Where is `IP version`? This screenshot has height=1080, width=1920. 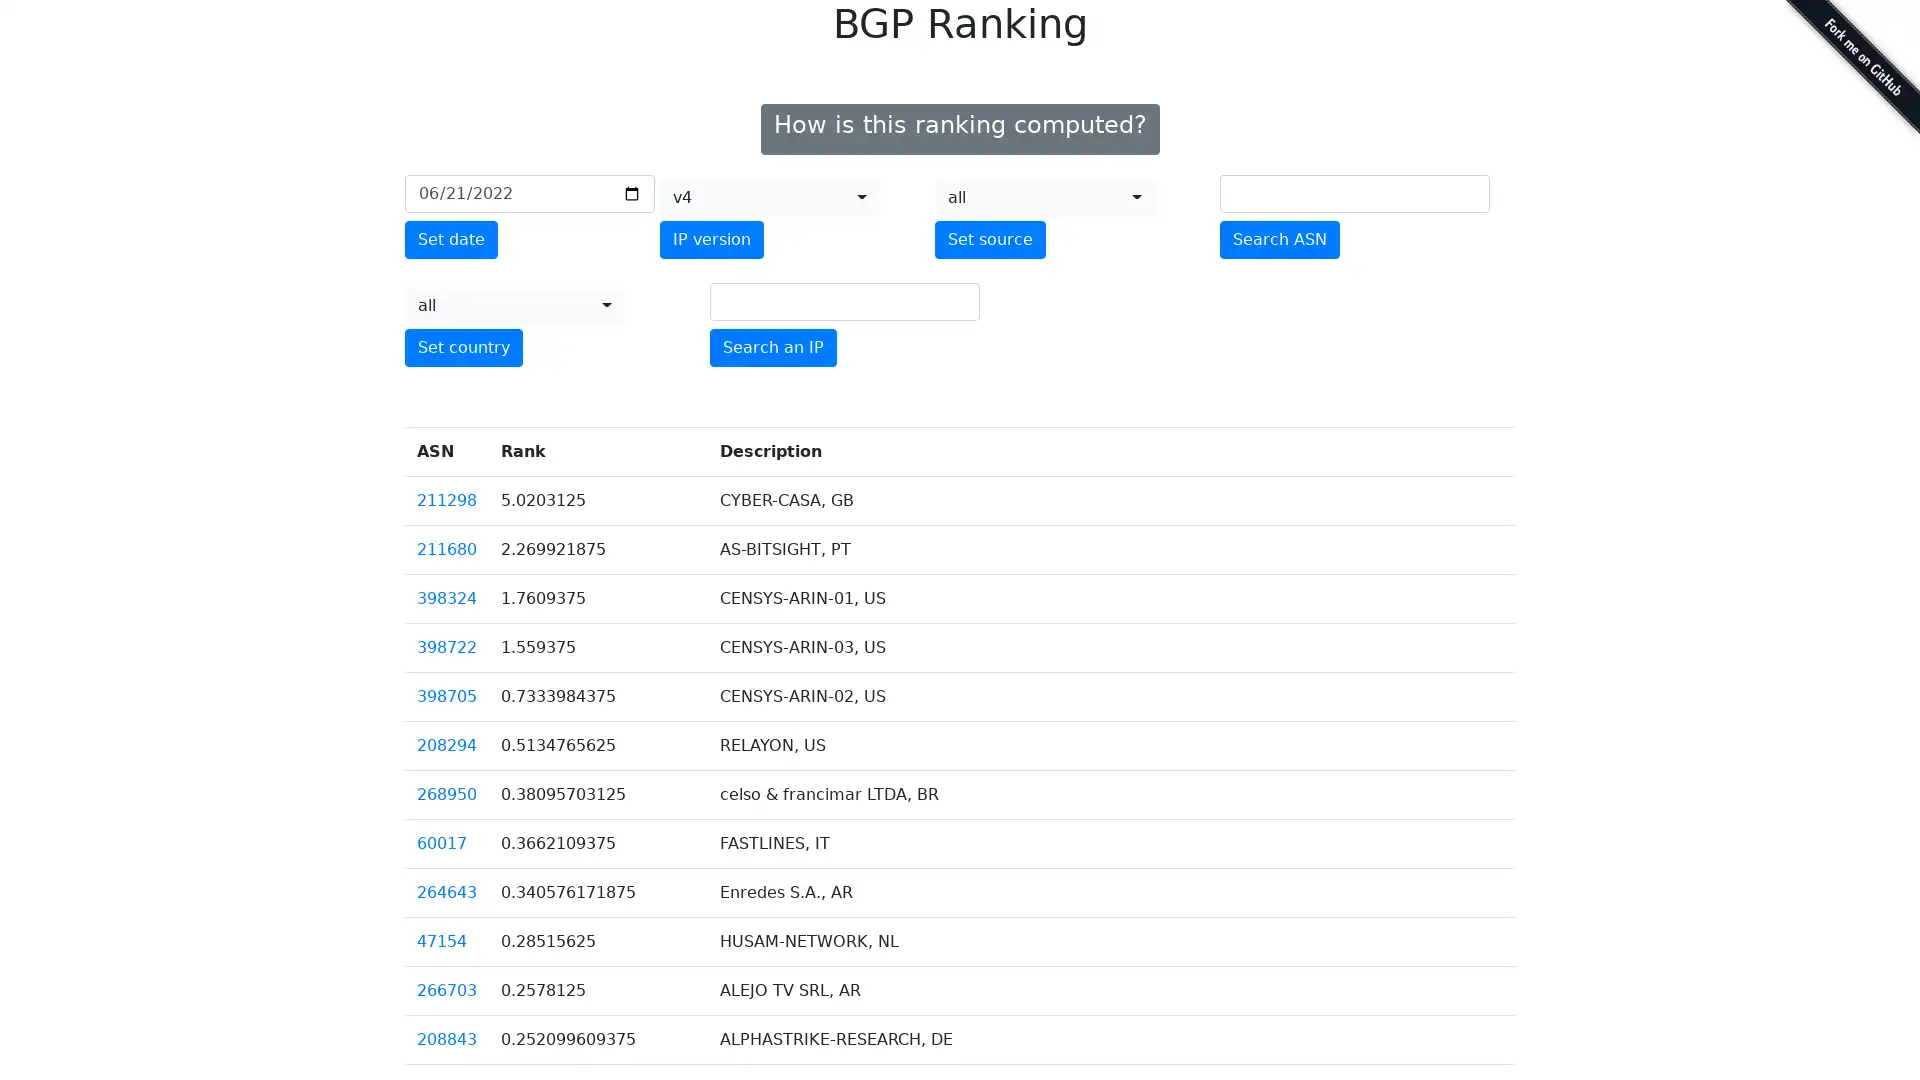
IP version is located at coordinates (711, 238).